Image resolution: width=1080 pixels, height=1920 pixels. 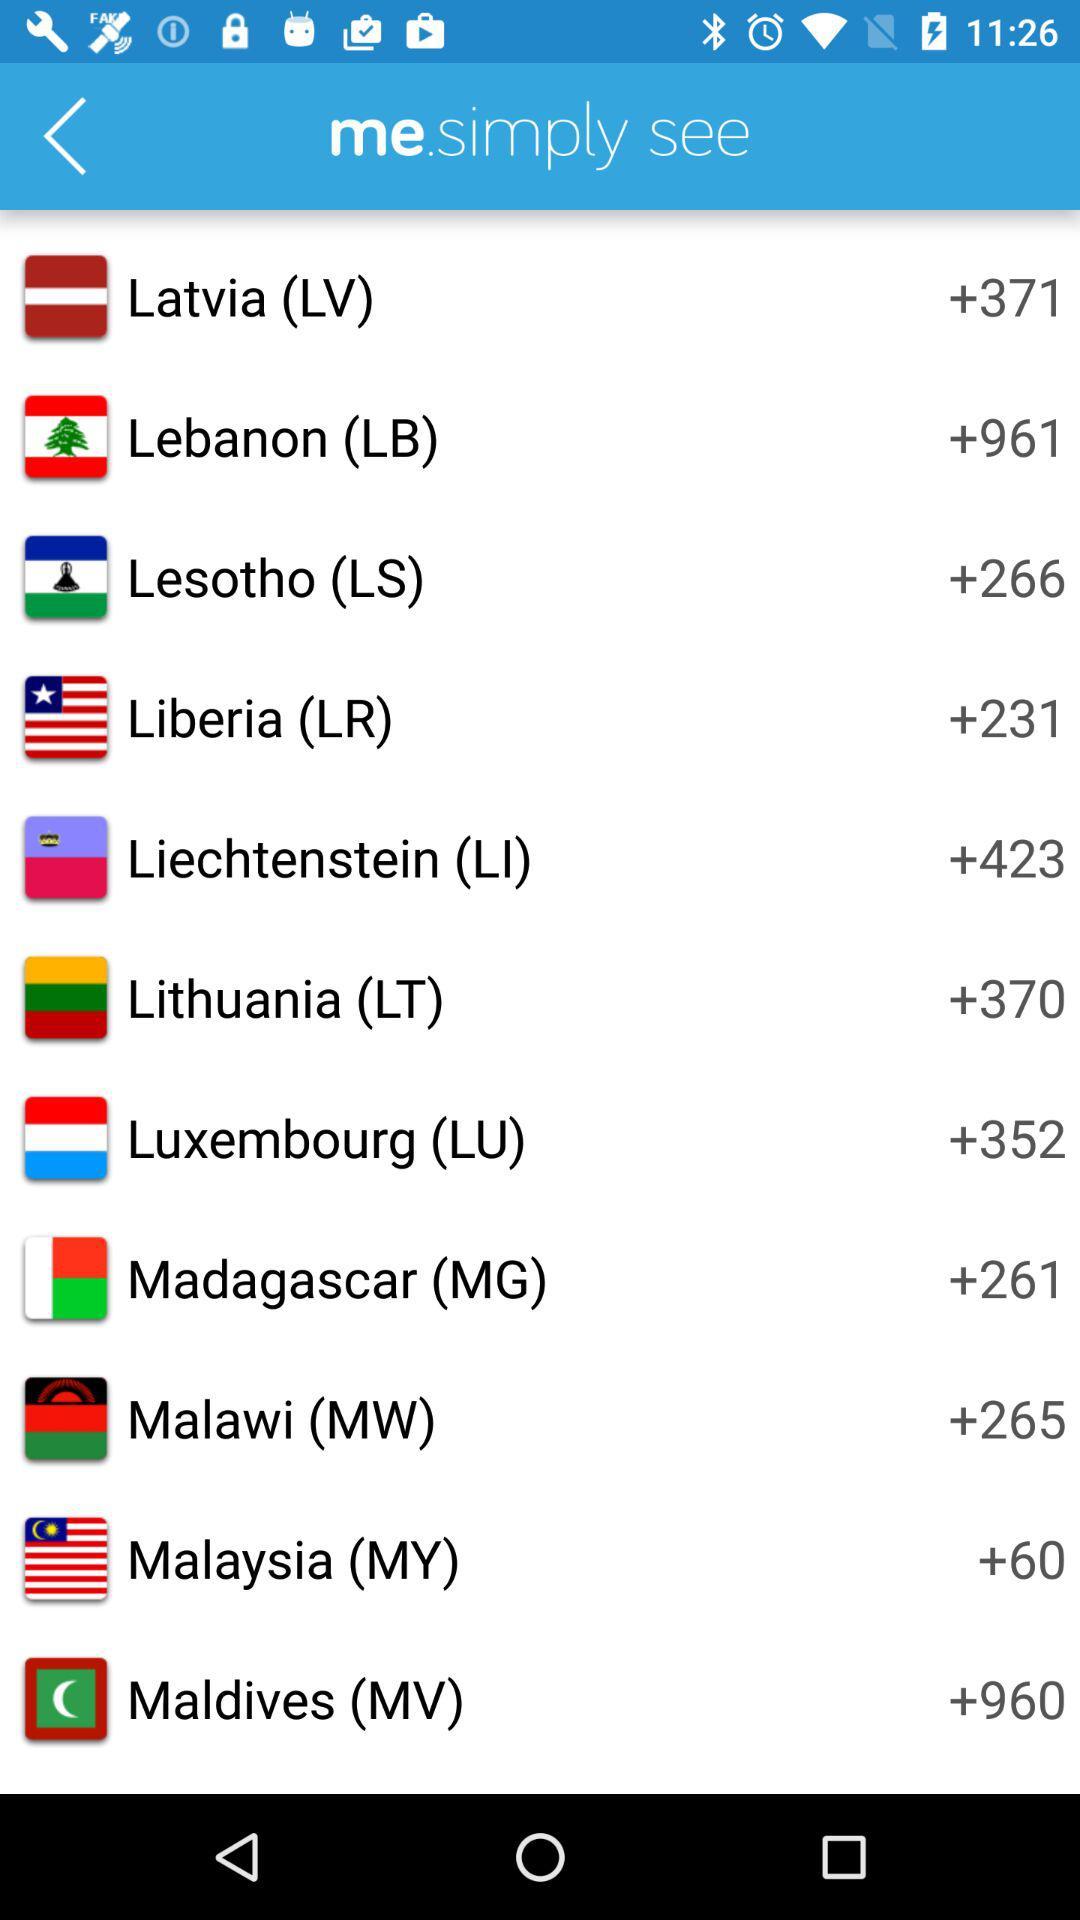 What do you see at coordinates (285, 997) in the screenshot?
I see `icon to the left of +370` at bounding box center [285, 997].